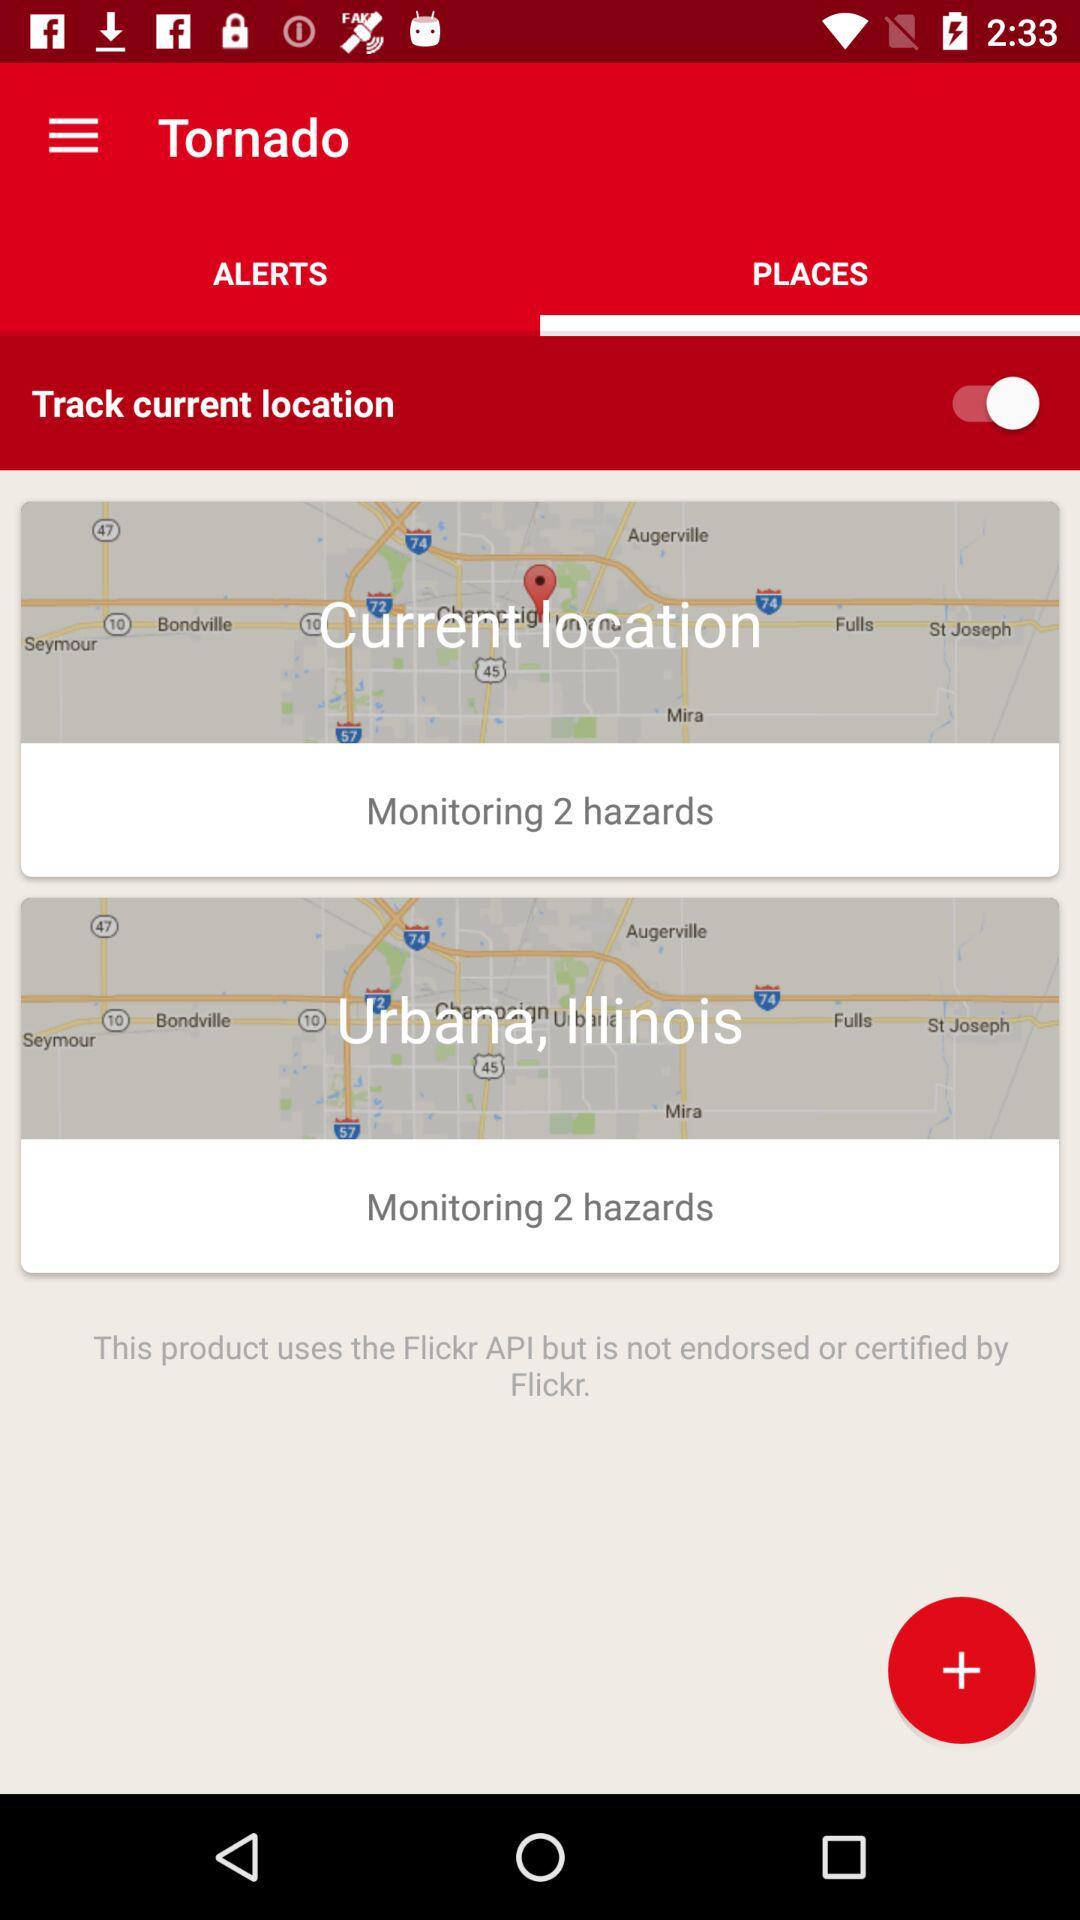 The width and height of the screenshot is (1080, 1920). I want to click on app to the left of the tornado app, so click(72, 135).